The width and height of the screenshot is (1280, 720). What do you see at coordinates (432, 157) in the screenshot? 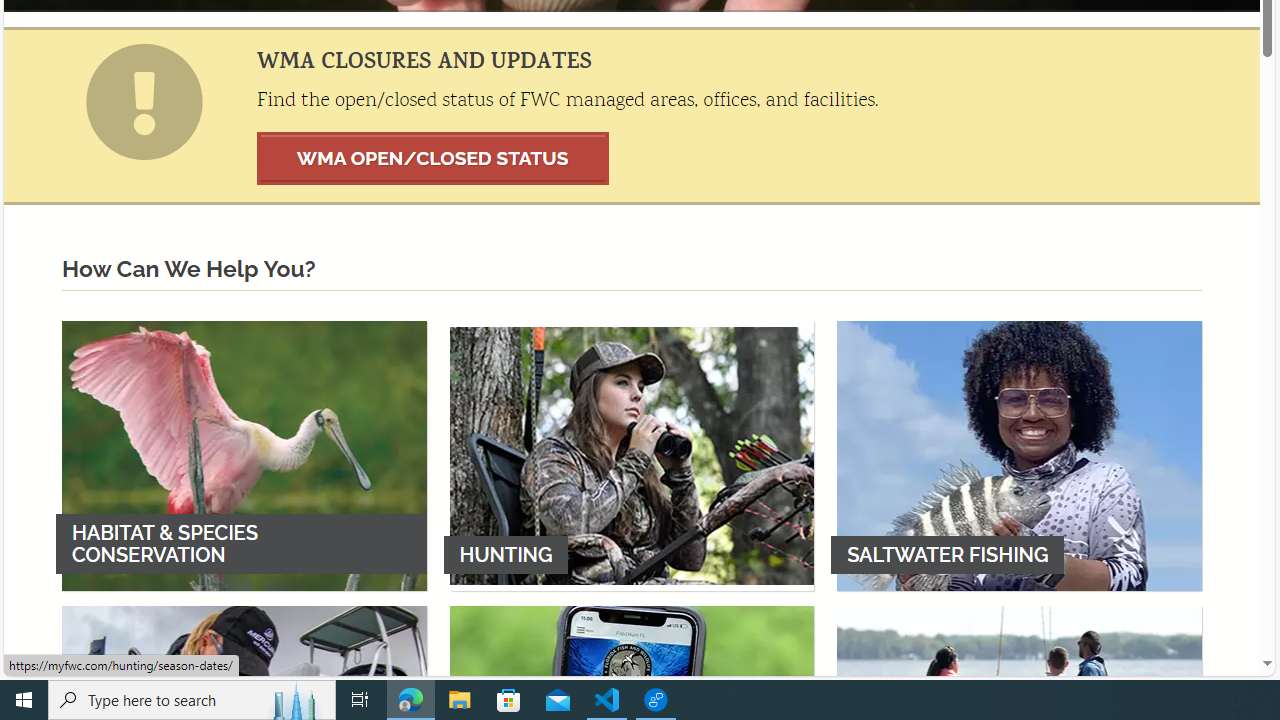
I see `'WMA OPEN/CLOSED STATUS'` at bounding box center [432, 157].